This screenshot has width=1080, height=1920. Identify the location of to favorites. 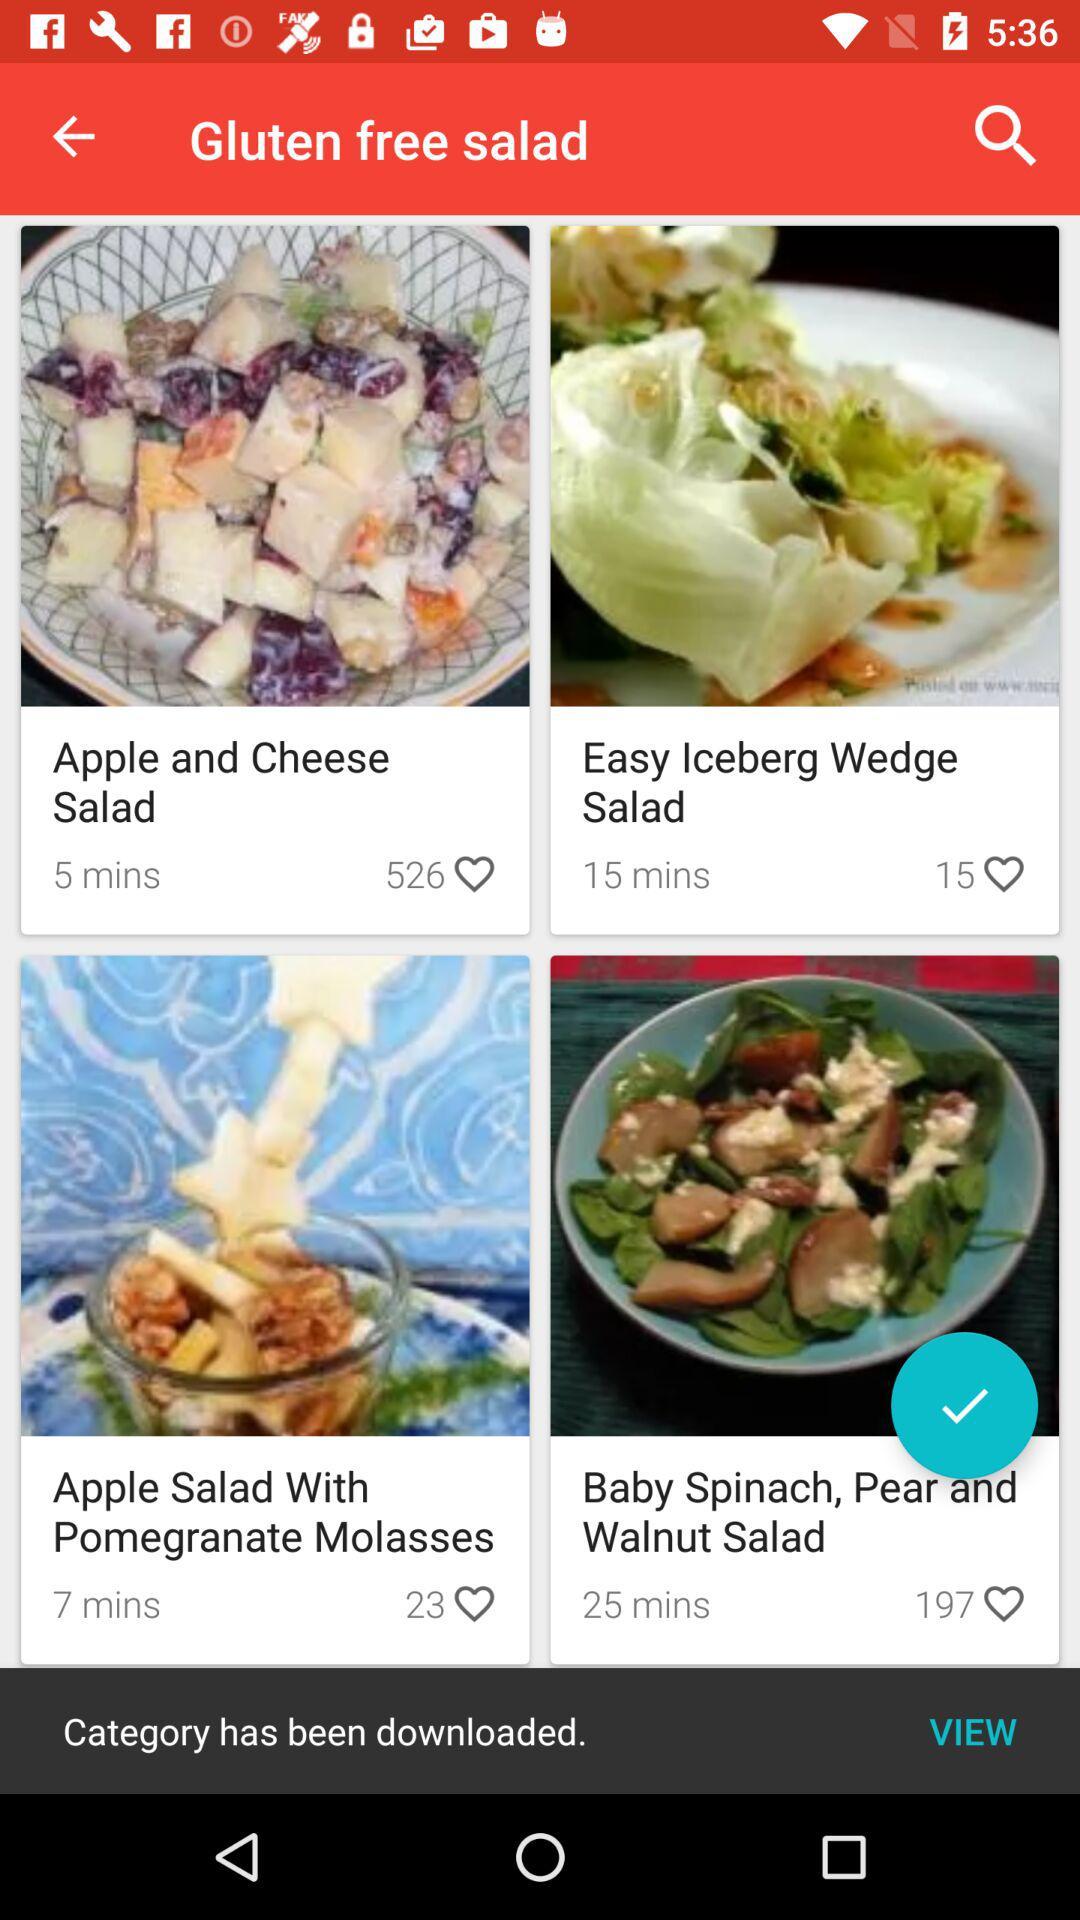
(963, 1404).